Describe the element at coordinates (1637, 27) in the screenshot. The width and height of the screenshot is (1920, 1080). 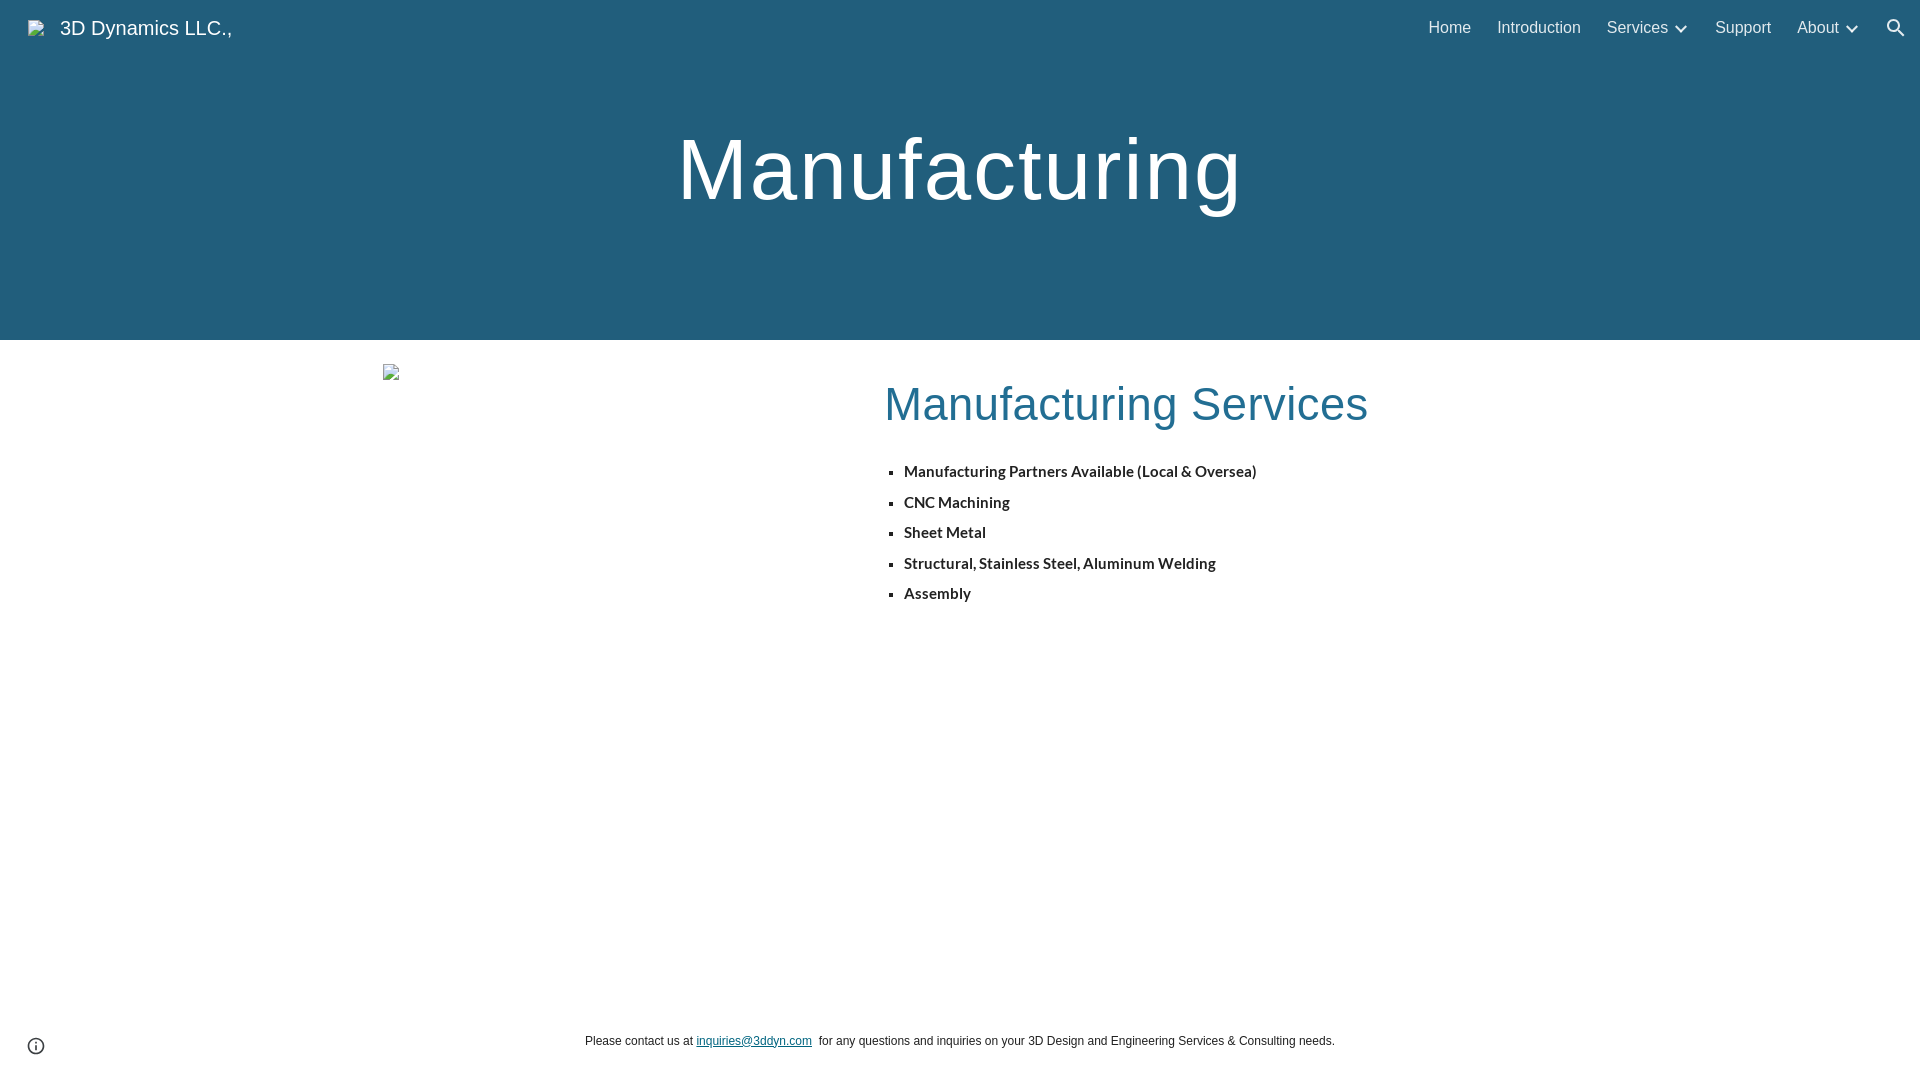
I see `'Services'` at that location.